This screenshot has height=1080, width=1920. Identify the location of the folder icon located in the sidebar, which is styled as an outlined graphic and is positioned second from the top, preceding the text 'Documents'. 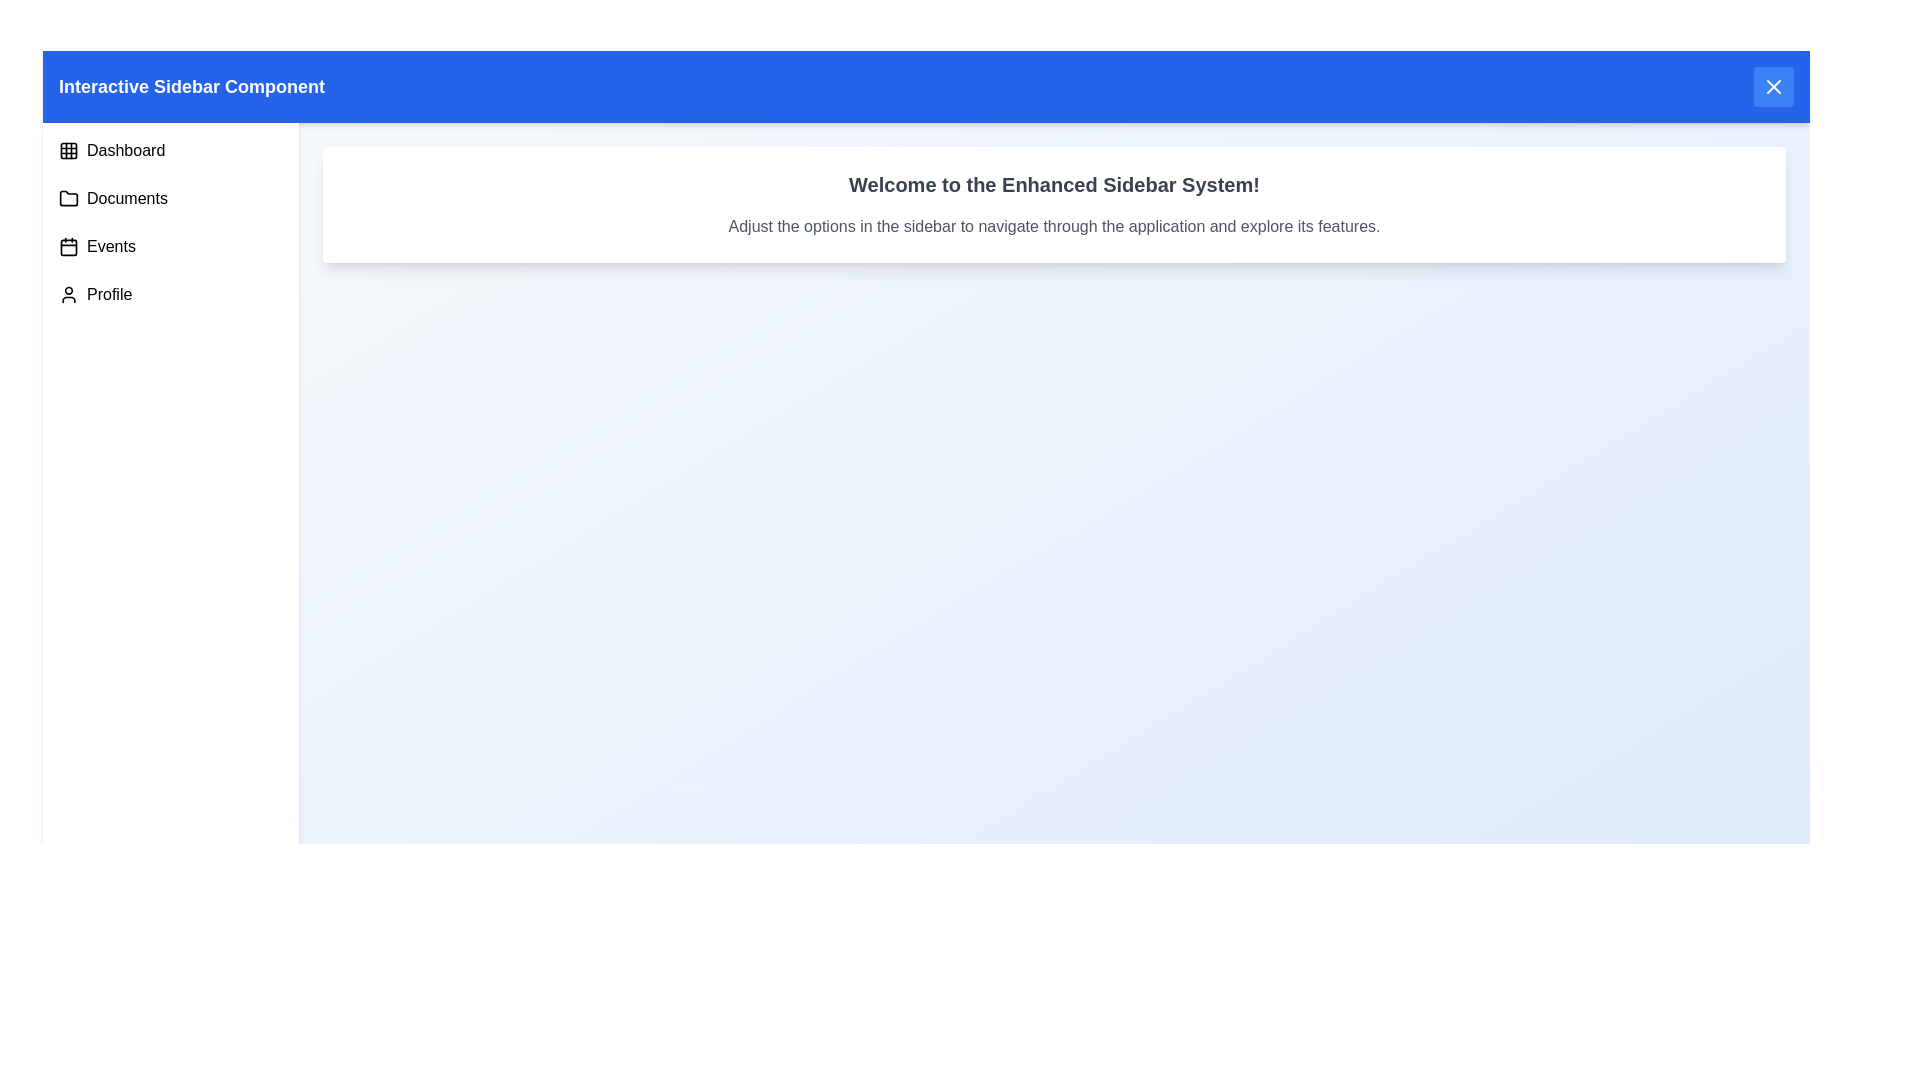
(68, 199).